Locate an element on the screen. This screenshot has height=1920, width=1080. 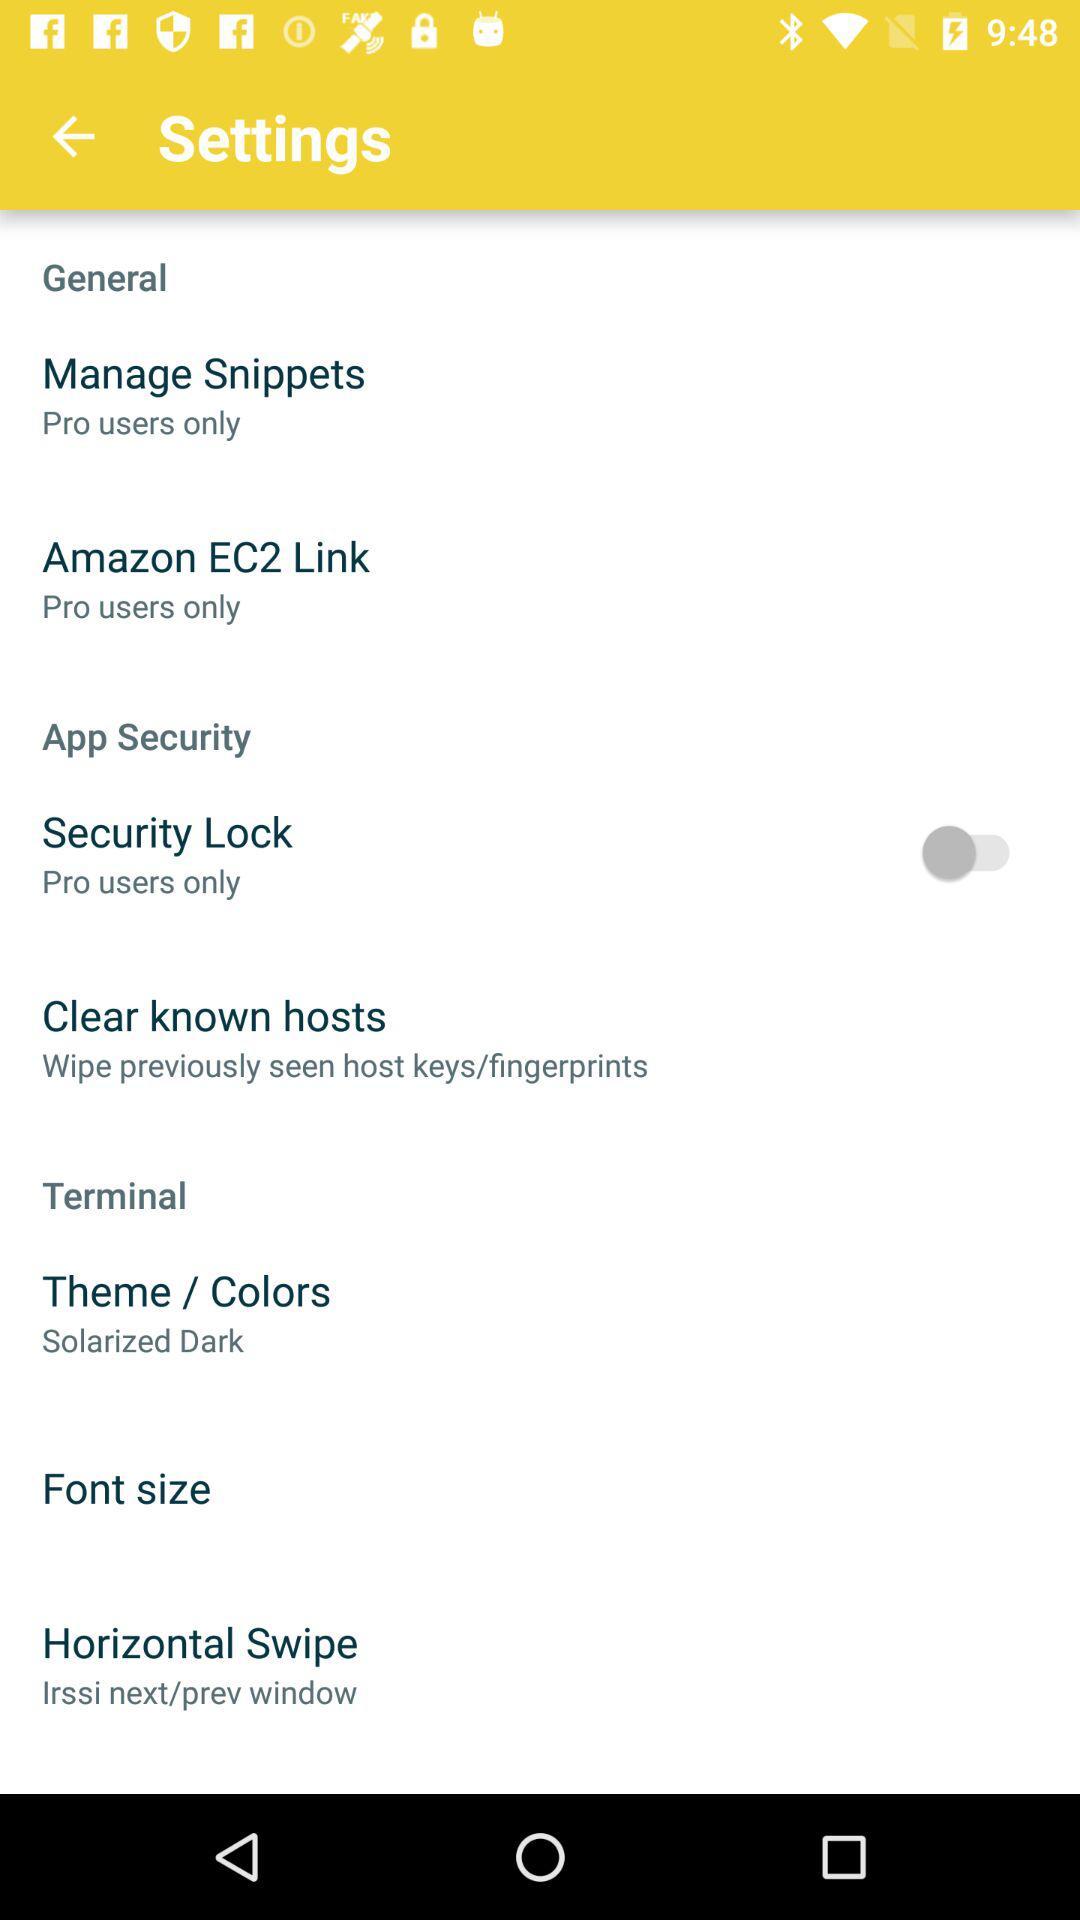
the icon above the pro users only icon is located at coordinates (205, 555).